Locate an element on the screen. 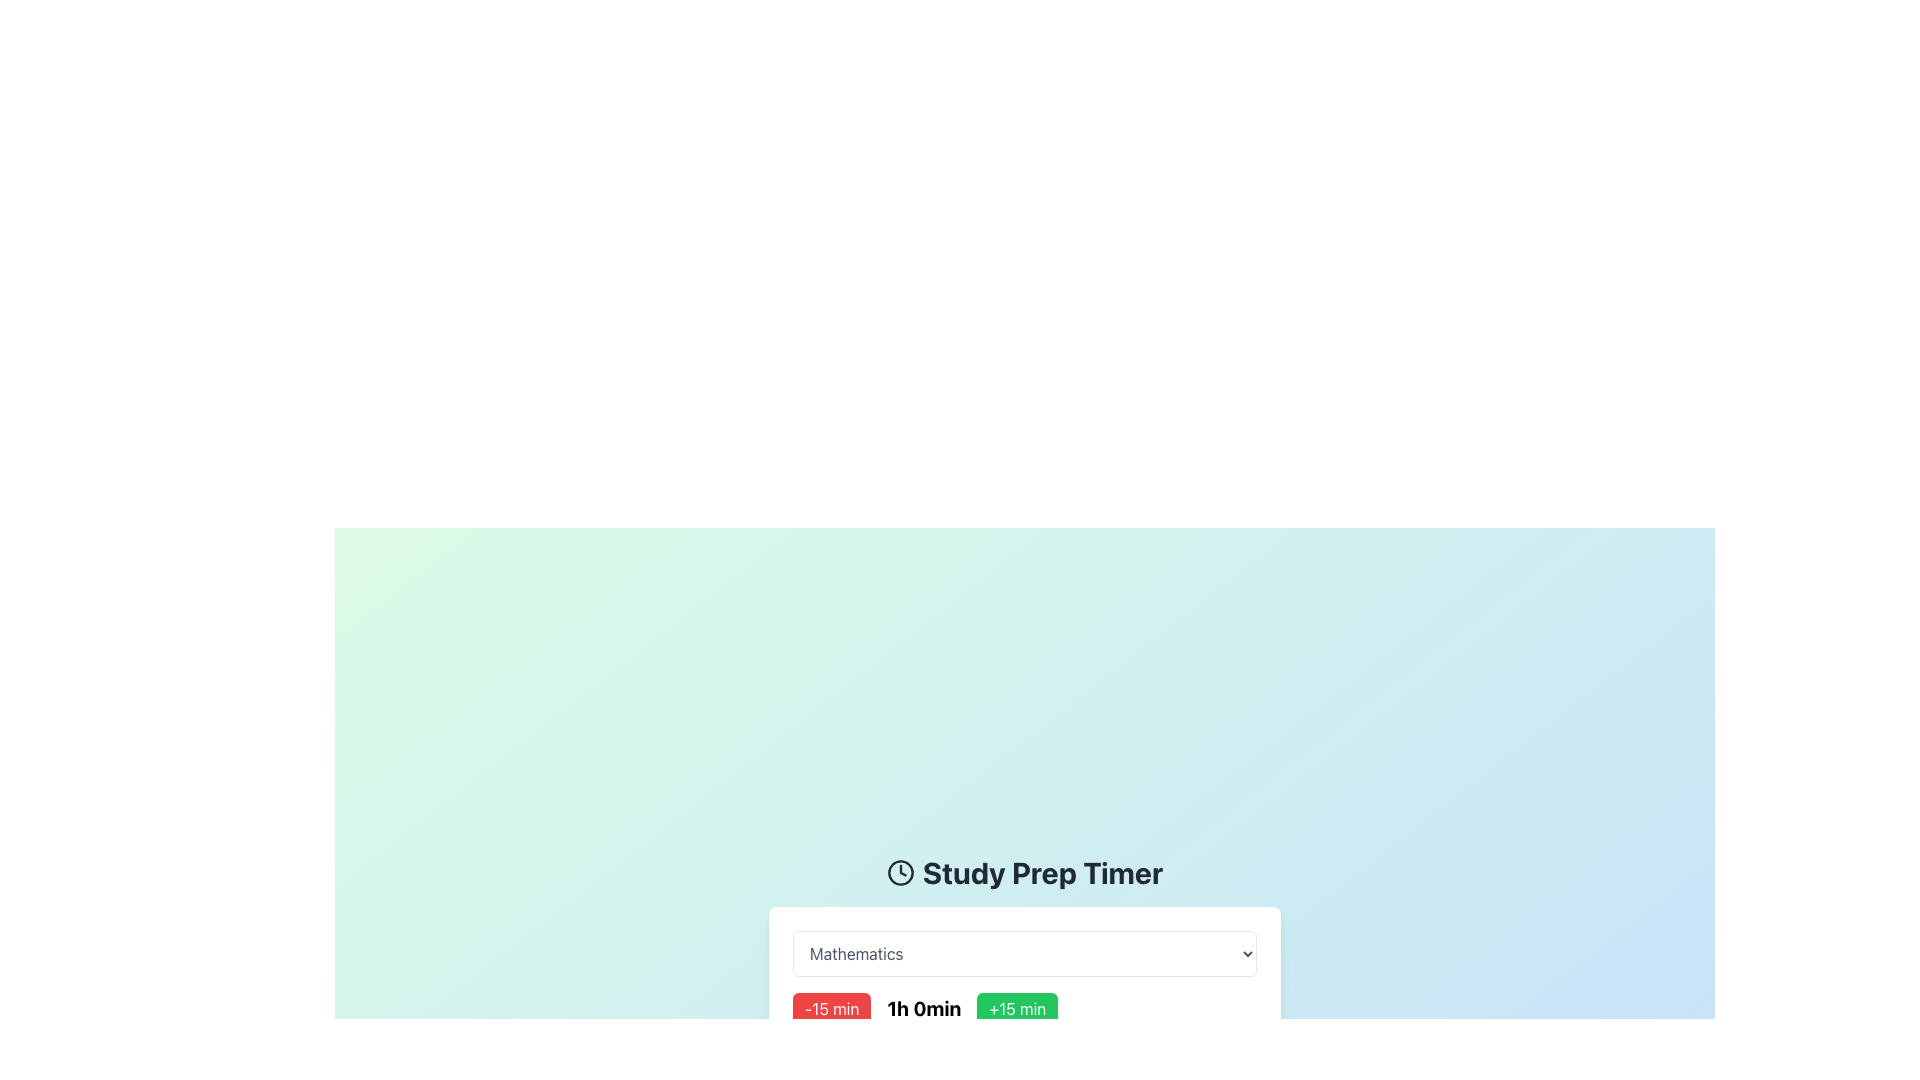 This screenshot has width=1920, height=1080. the clock face represented by the SVG circle element located at the center of the clock icon, which is to the left of the title 'Study Prep Timer' is located at coordinates (899, 871).